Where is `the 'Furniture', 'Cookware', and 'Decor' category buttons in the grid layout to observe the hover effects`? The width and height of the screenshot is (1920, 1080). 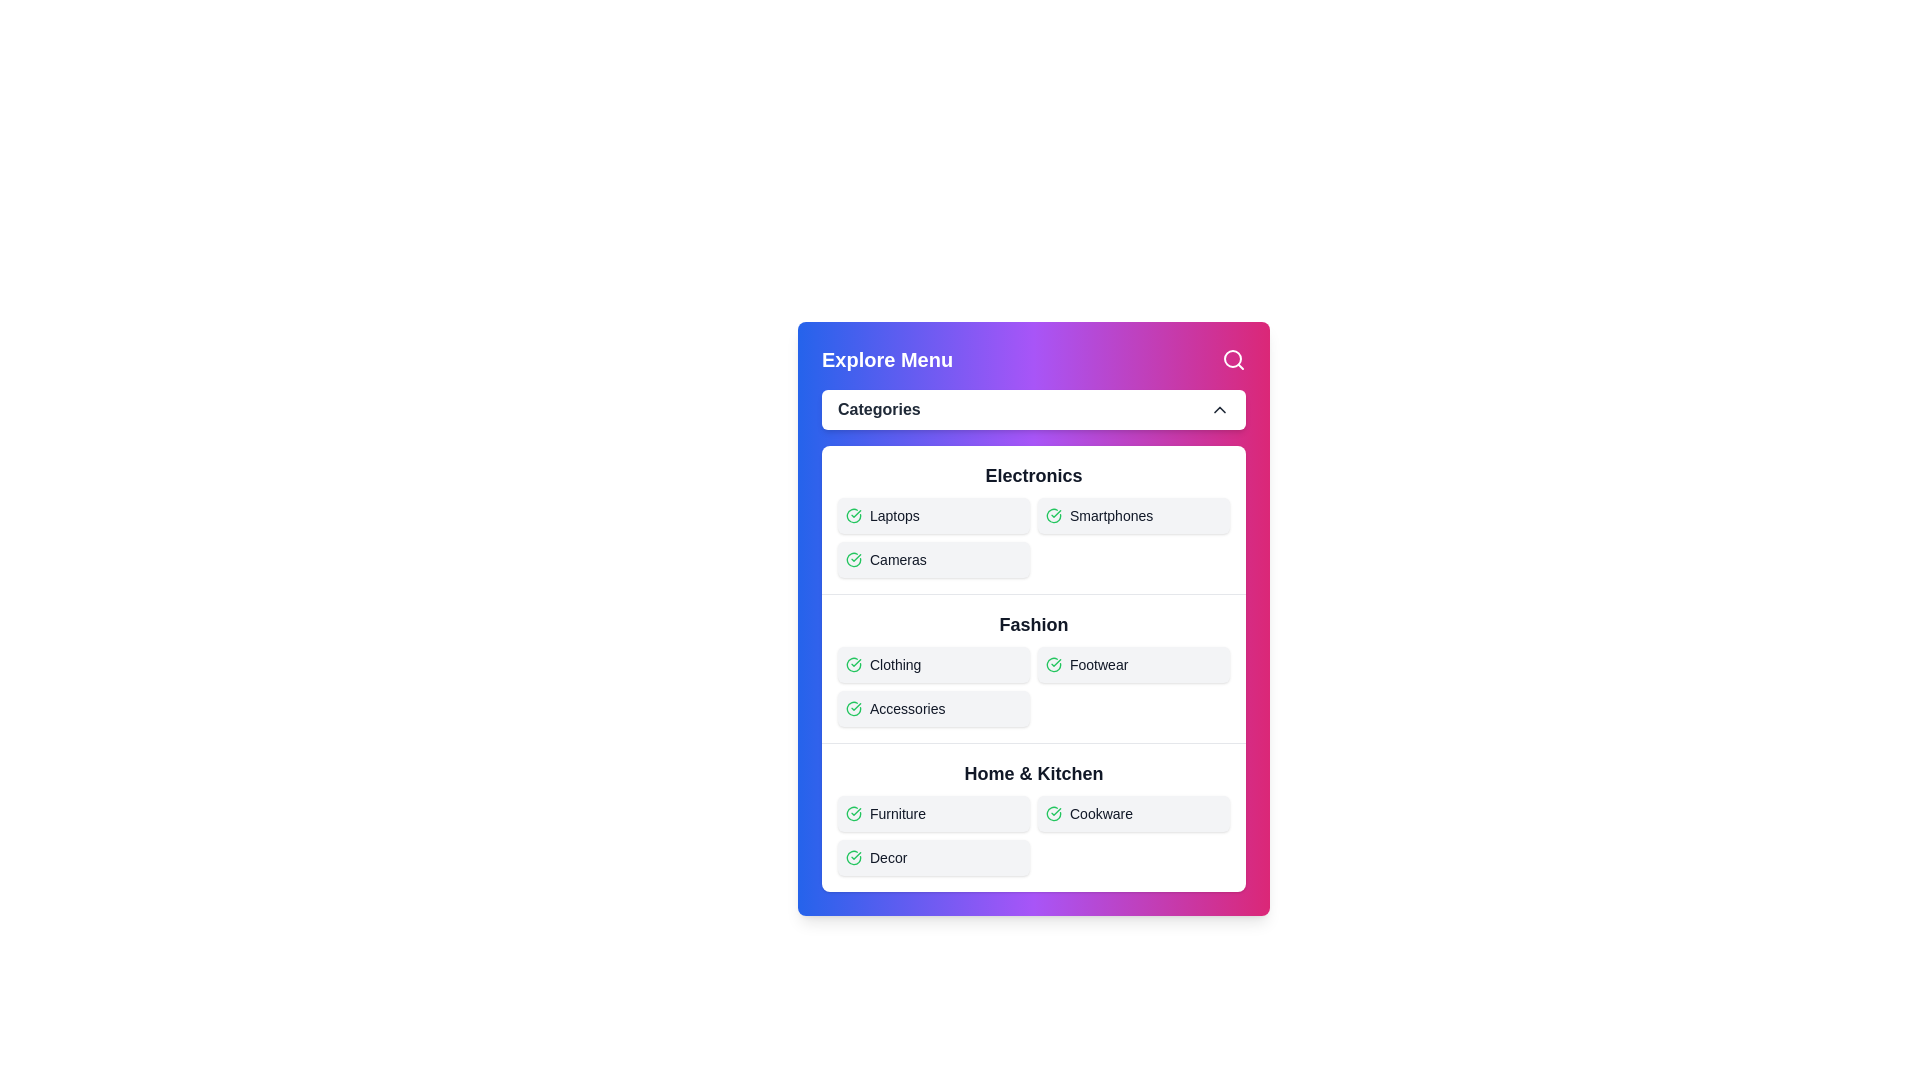 the 'Furniture', 'Cookware', and 'Decor' category buttons in the grid layout to observe the hover effects is located at coordinates (1033, 836).